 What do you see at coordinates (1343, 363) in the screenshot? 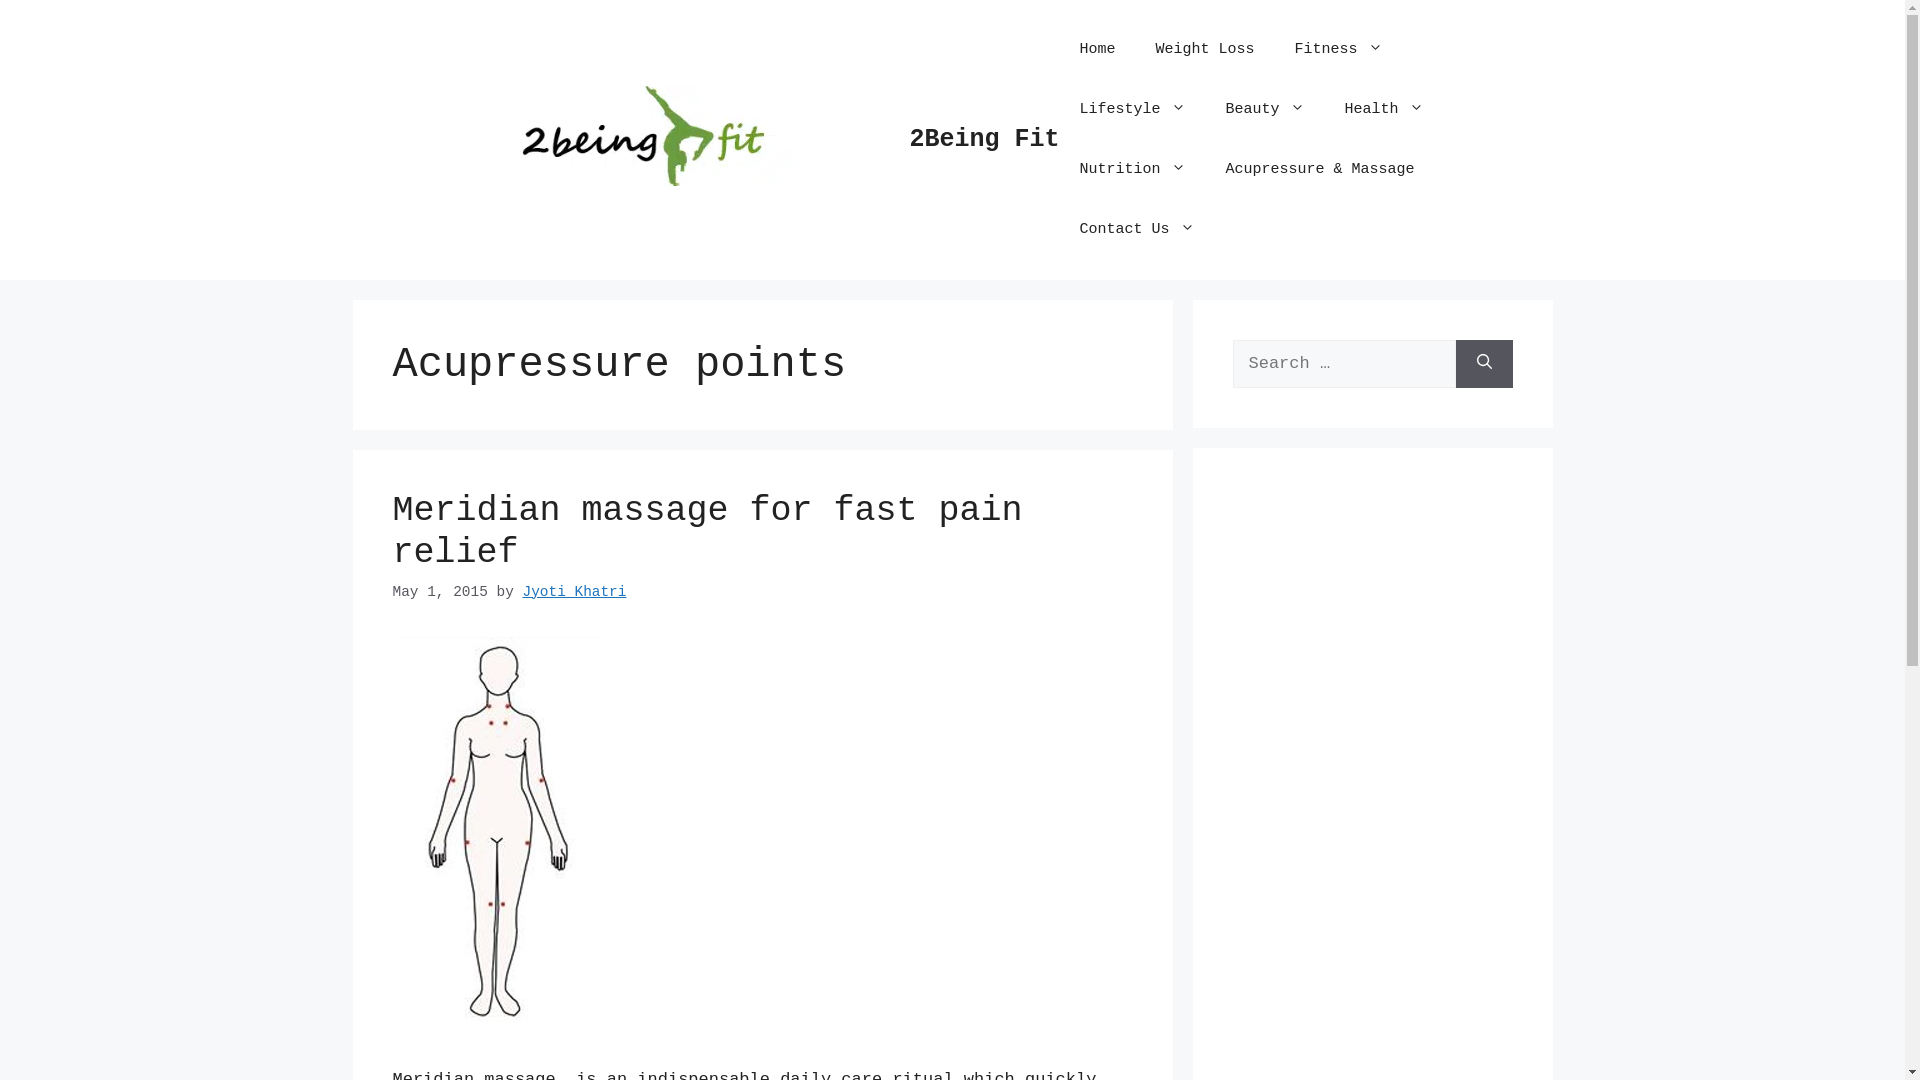
I see `'Search for:'` at bounding box center [1343, 363].